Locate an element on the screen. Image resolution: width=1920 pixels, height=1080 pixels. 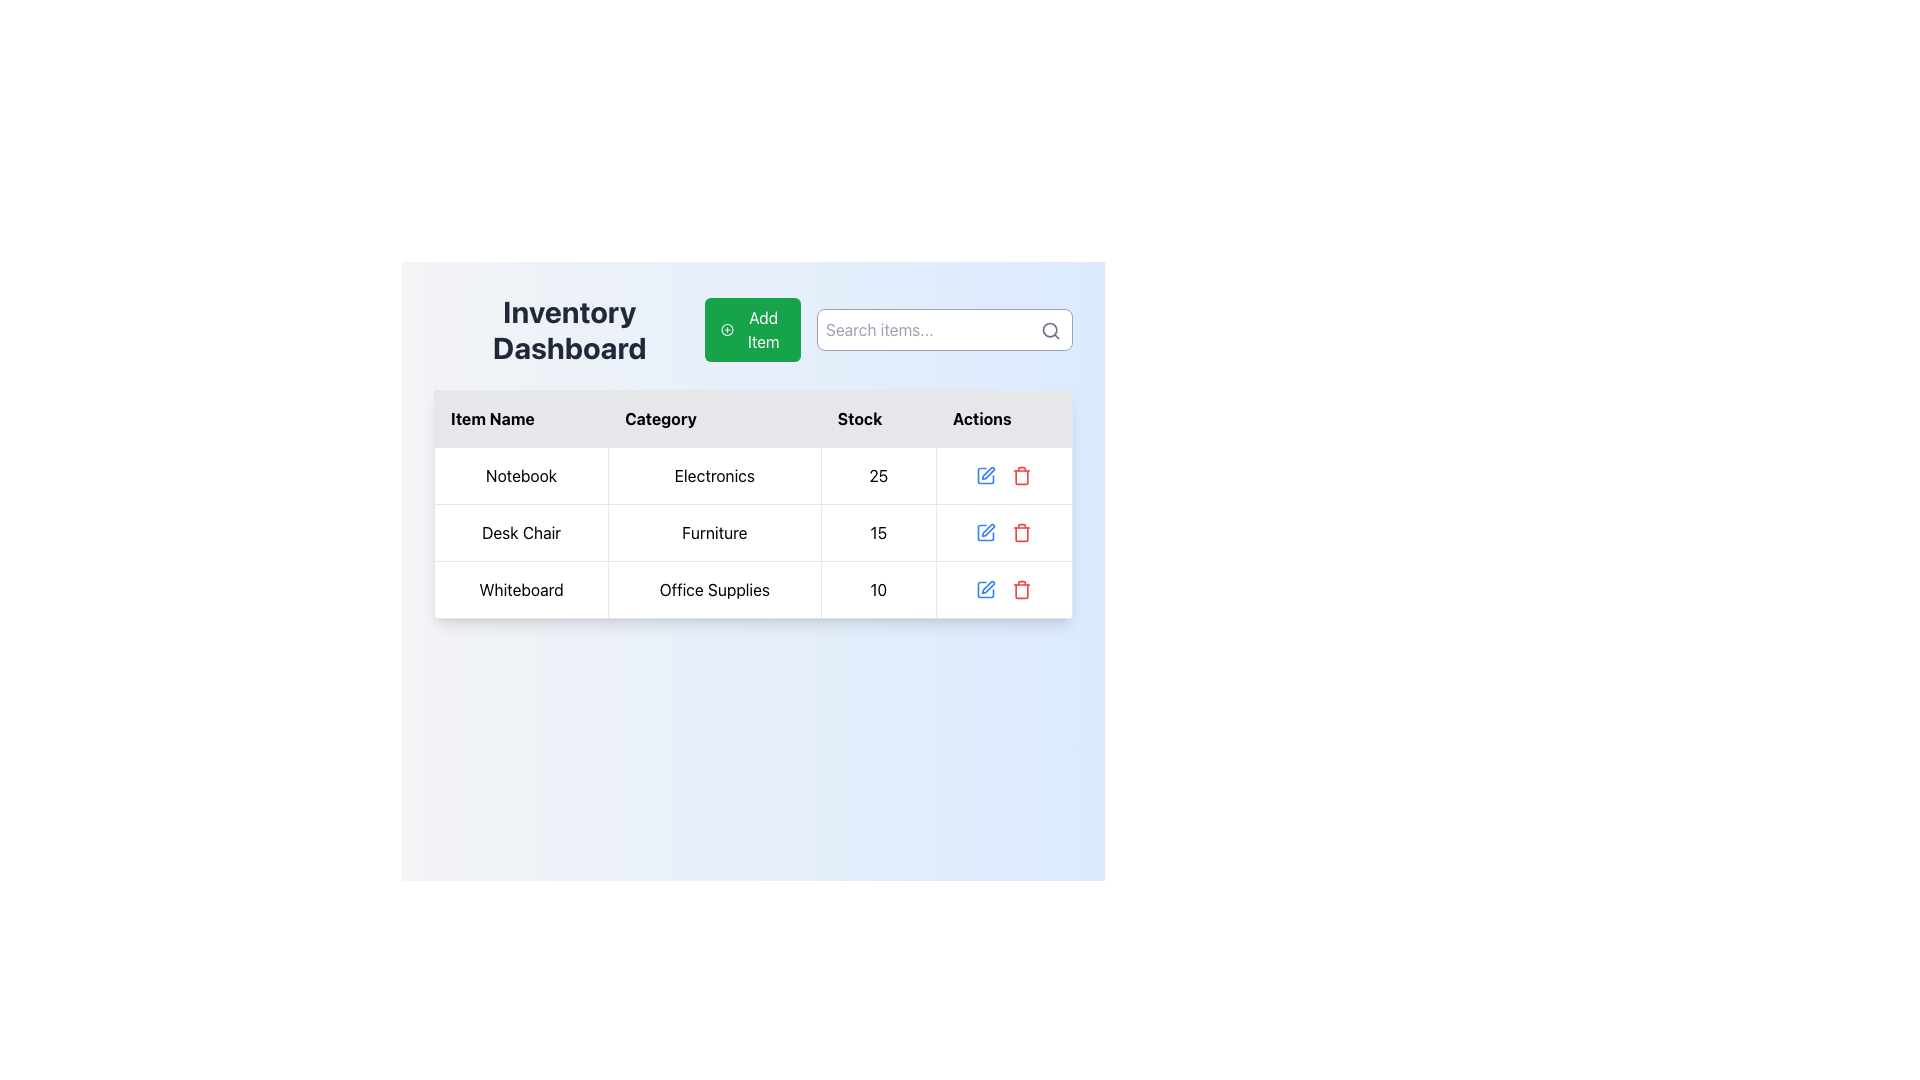
text of the third table cell under the 'Stock' column displaying the current stock count for the 'Whiteboard' item in the last row of the inventory table is located at coordinates (878, 589).